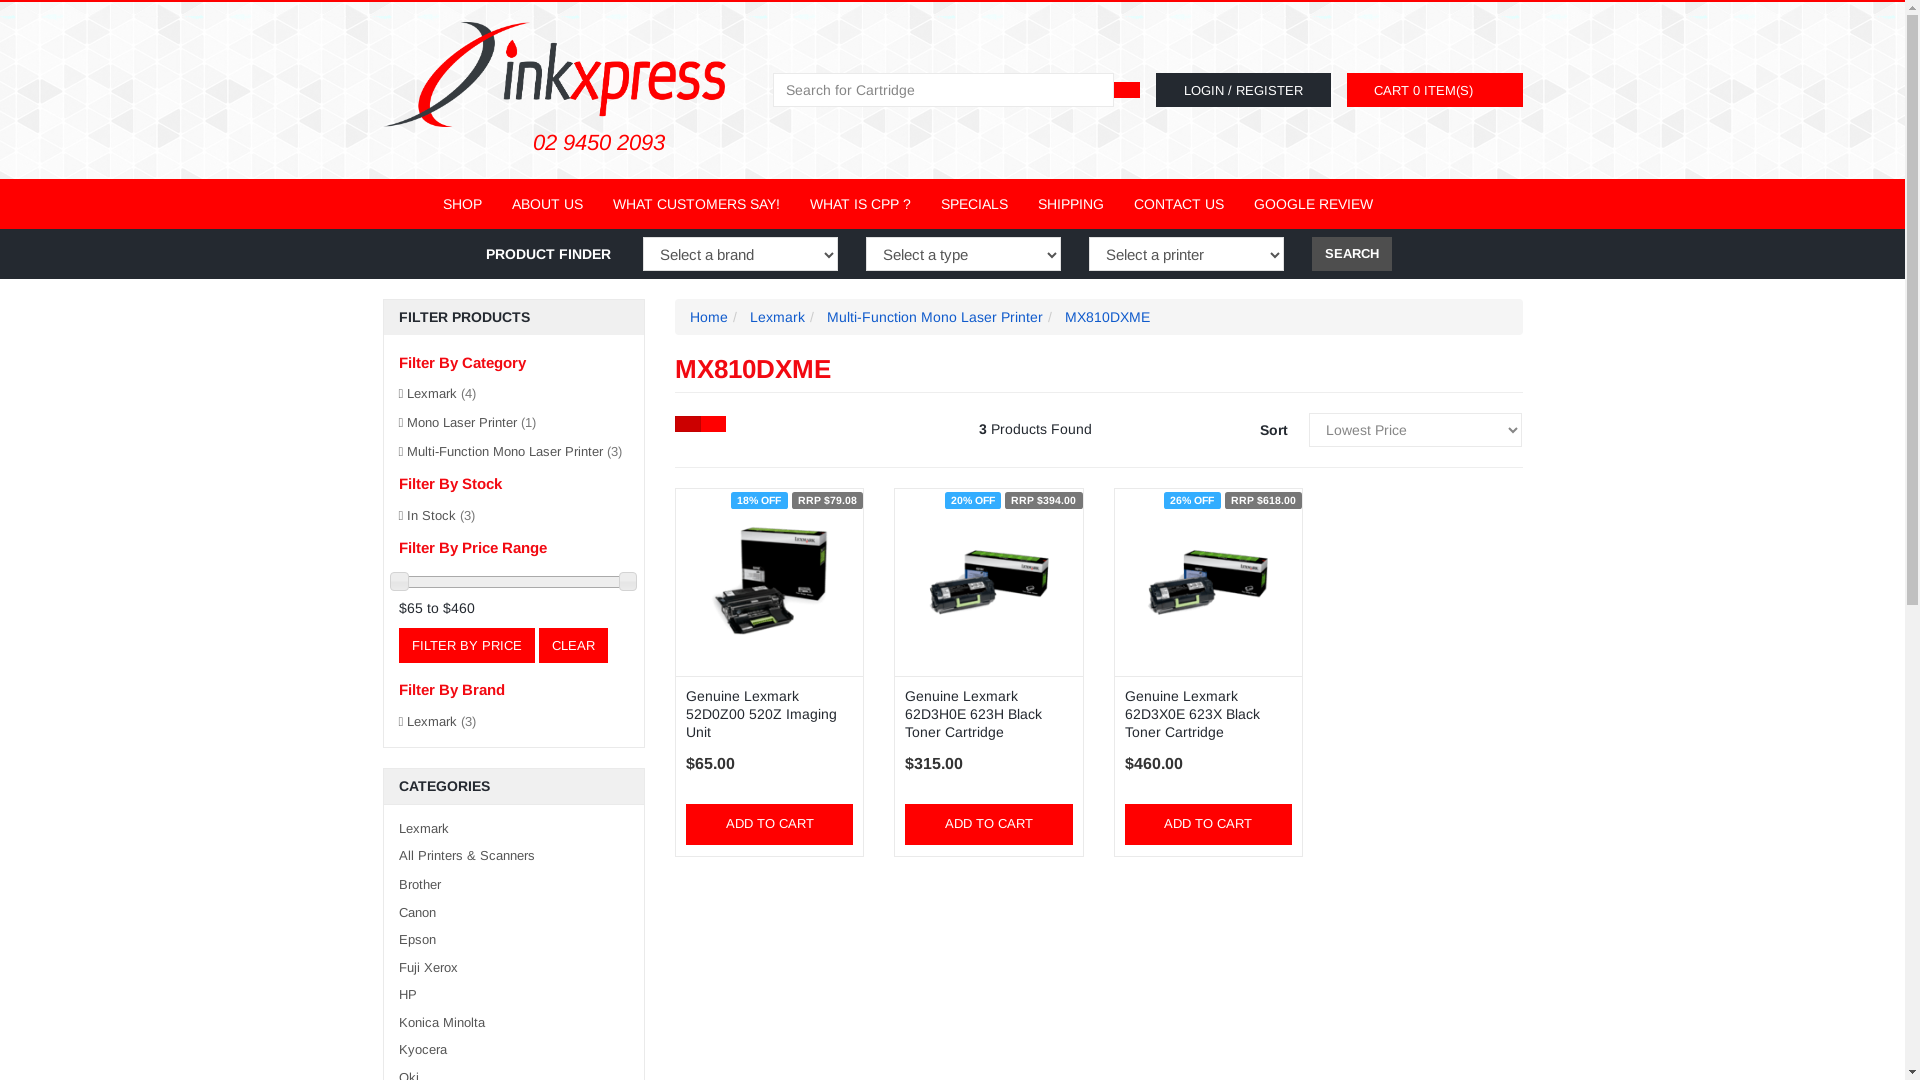 This screenshot has width=1920, height=1080. What do you see at coordinates (925, 204) in the screenshot?
I see `'SPECIALS'` at bounding box center [925, 204].